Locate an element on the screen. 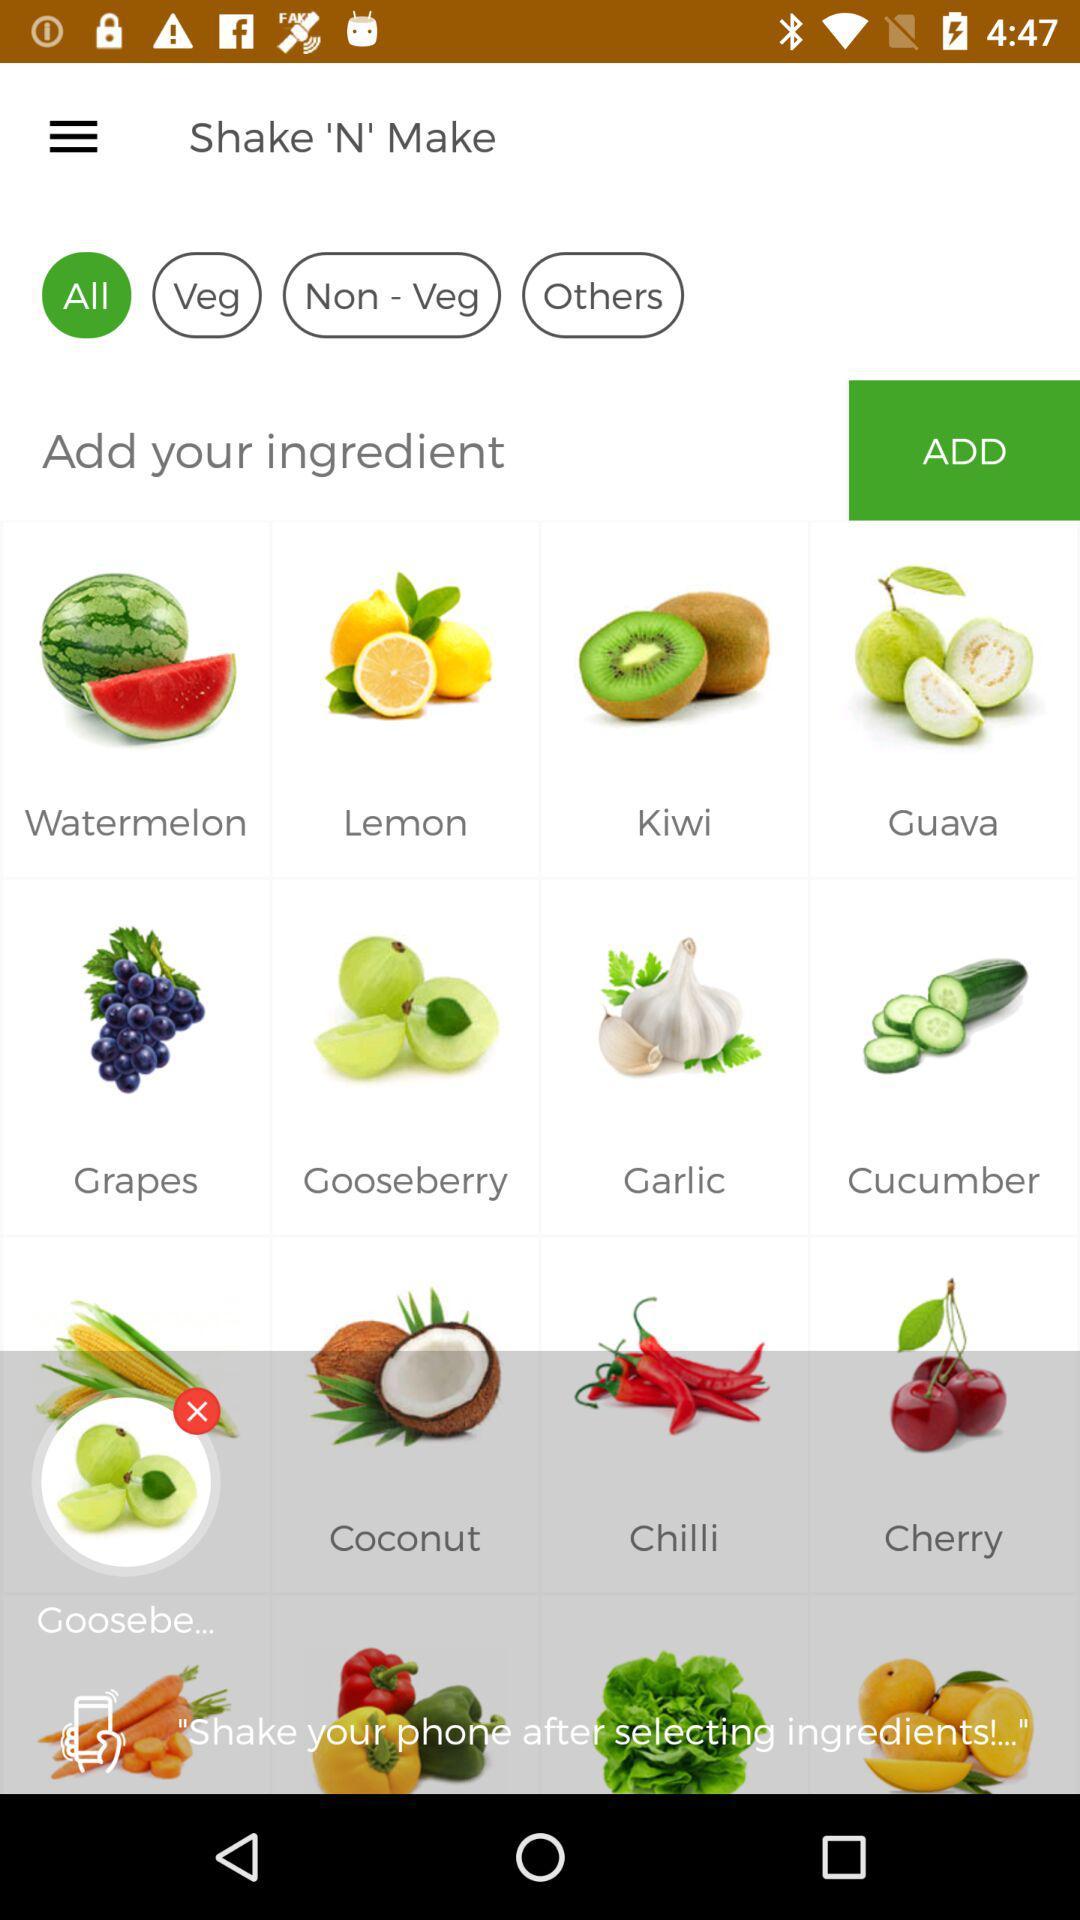 The width and height of the screenshot is (1080, 1920). an ingredient is located at coordinates (423, 449).